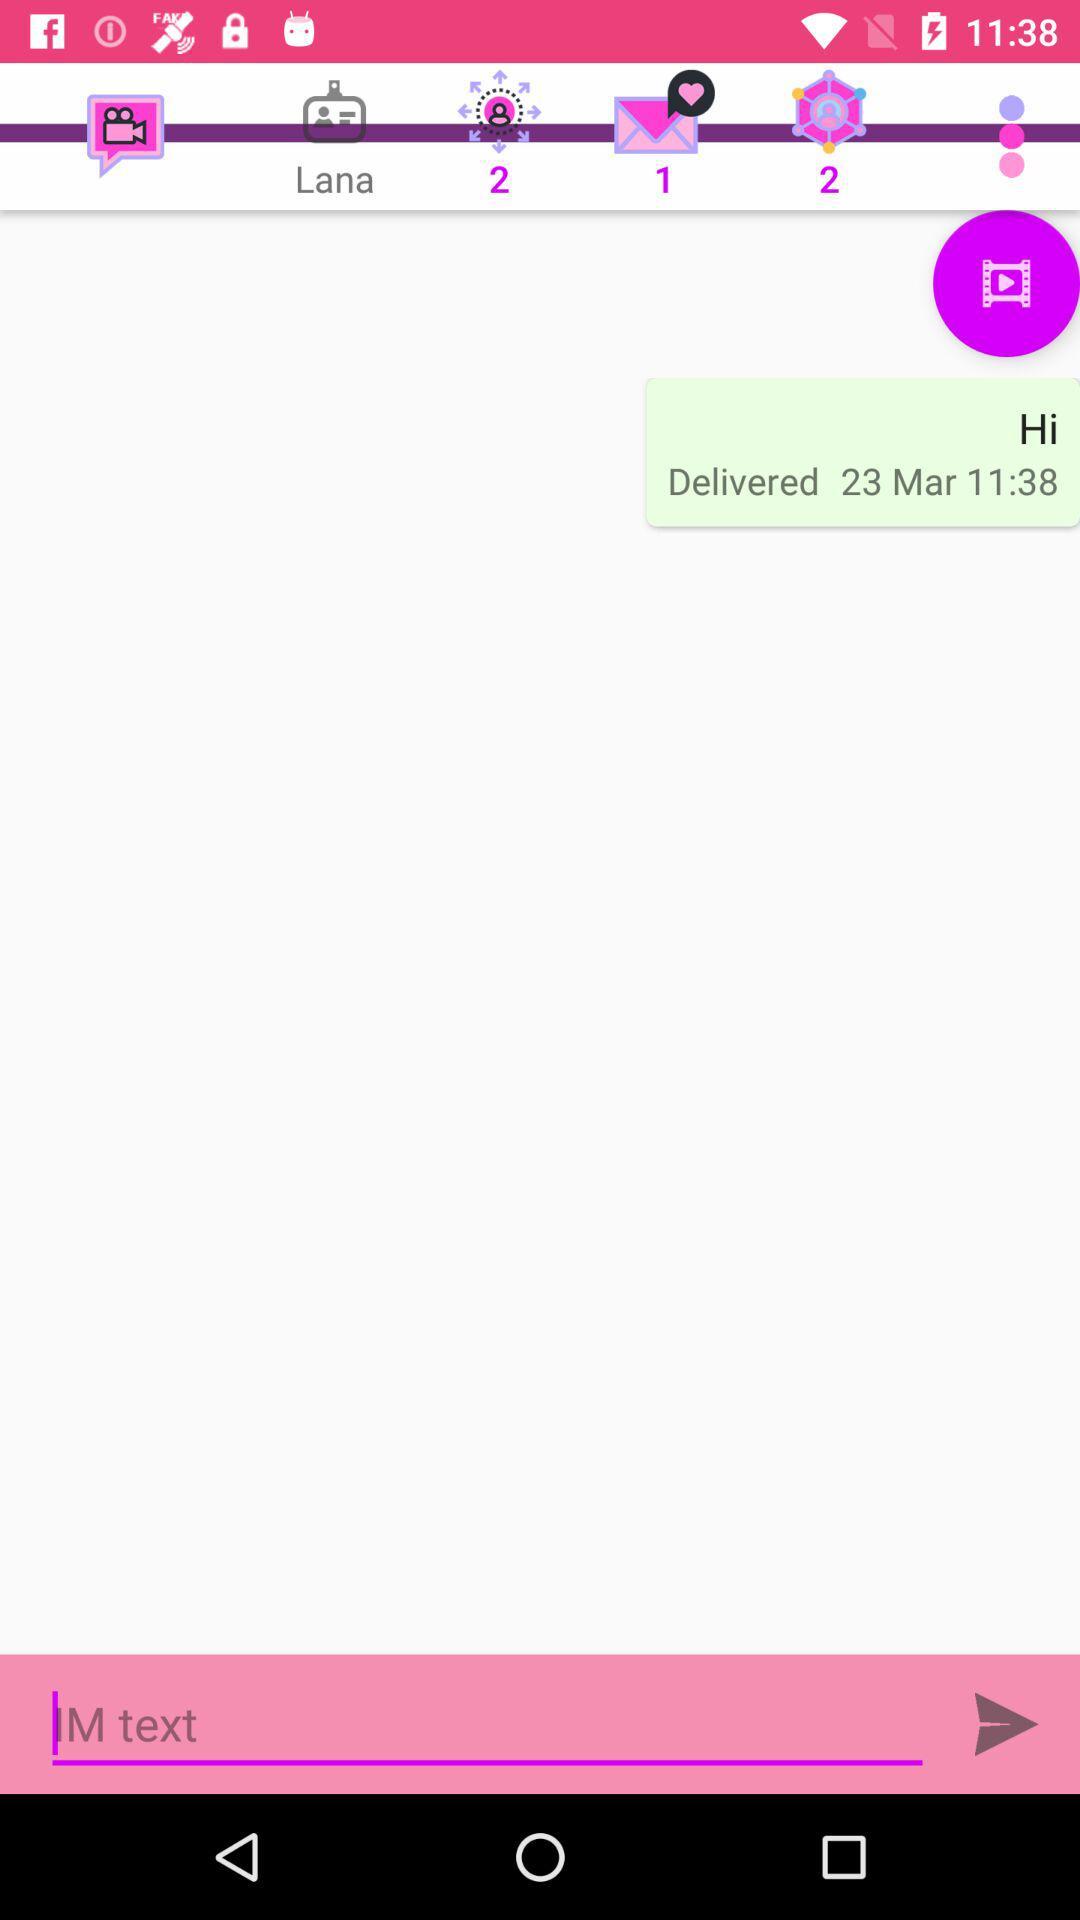  Describe the element at coordinates (487, 1723) in the screenshot. I see `text` at that location.